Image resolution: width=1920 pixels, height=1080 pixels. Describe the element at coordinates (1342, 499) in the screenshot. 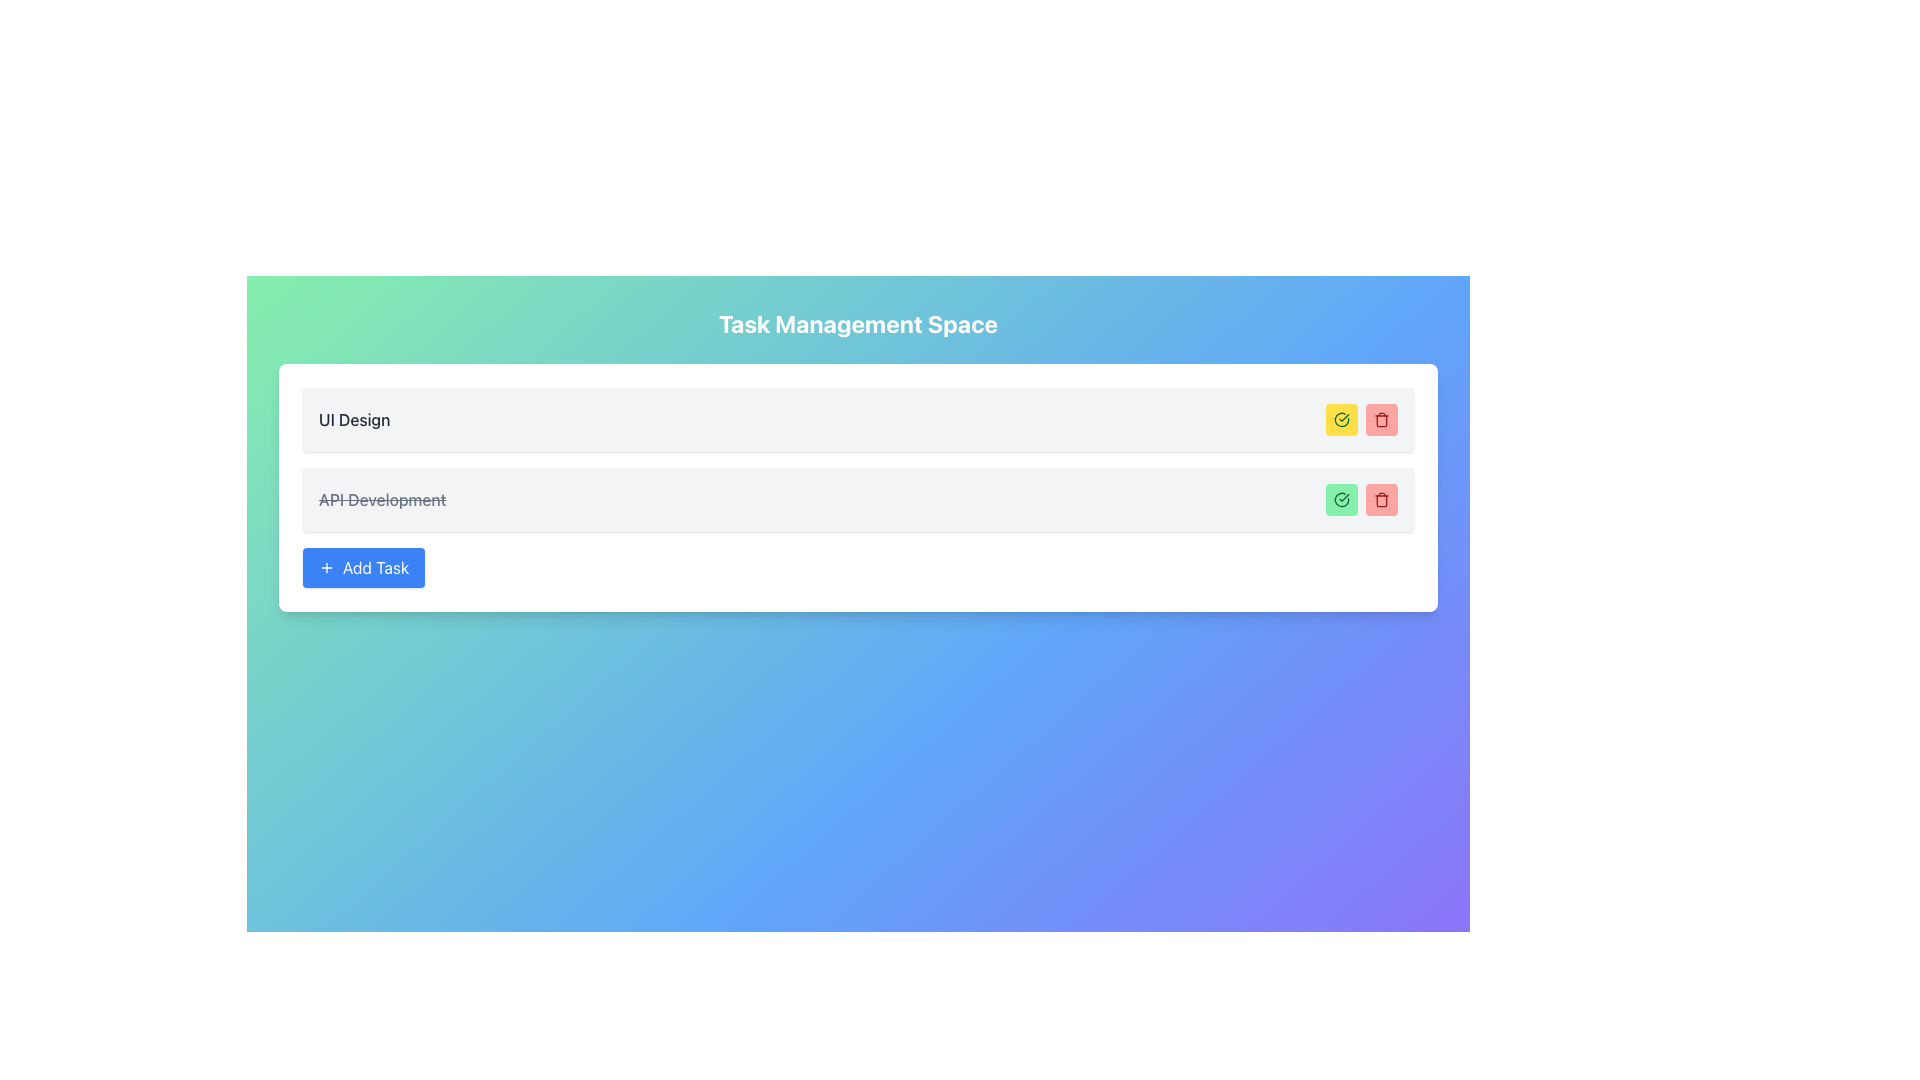

I see `the status confirmation icon located in the second row of the task list, aligned to the right end beside a red trash icon` at that location.